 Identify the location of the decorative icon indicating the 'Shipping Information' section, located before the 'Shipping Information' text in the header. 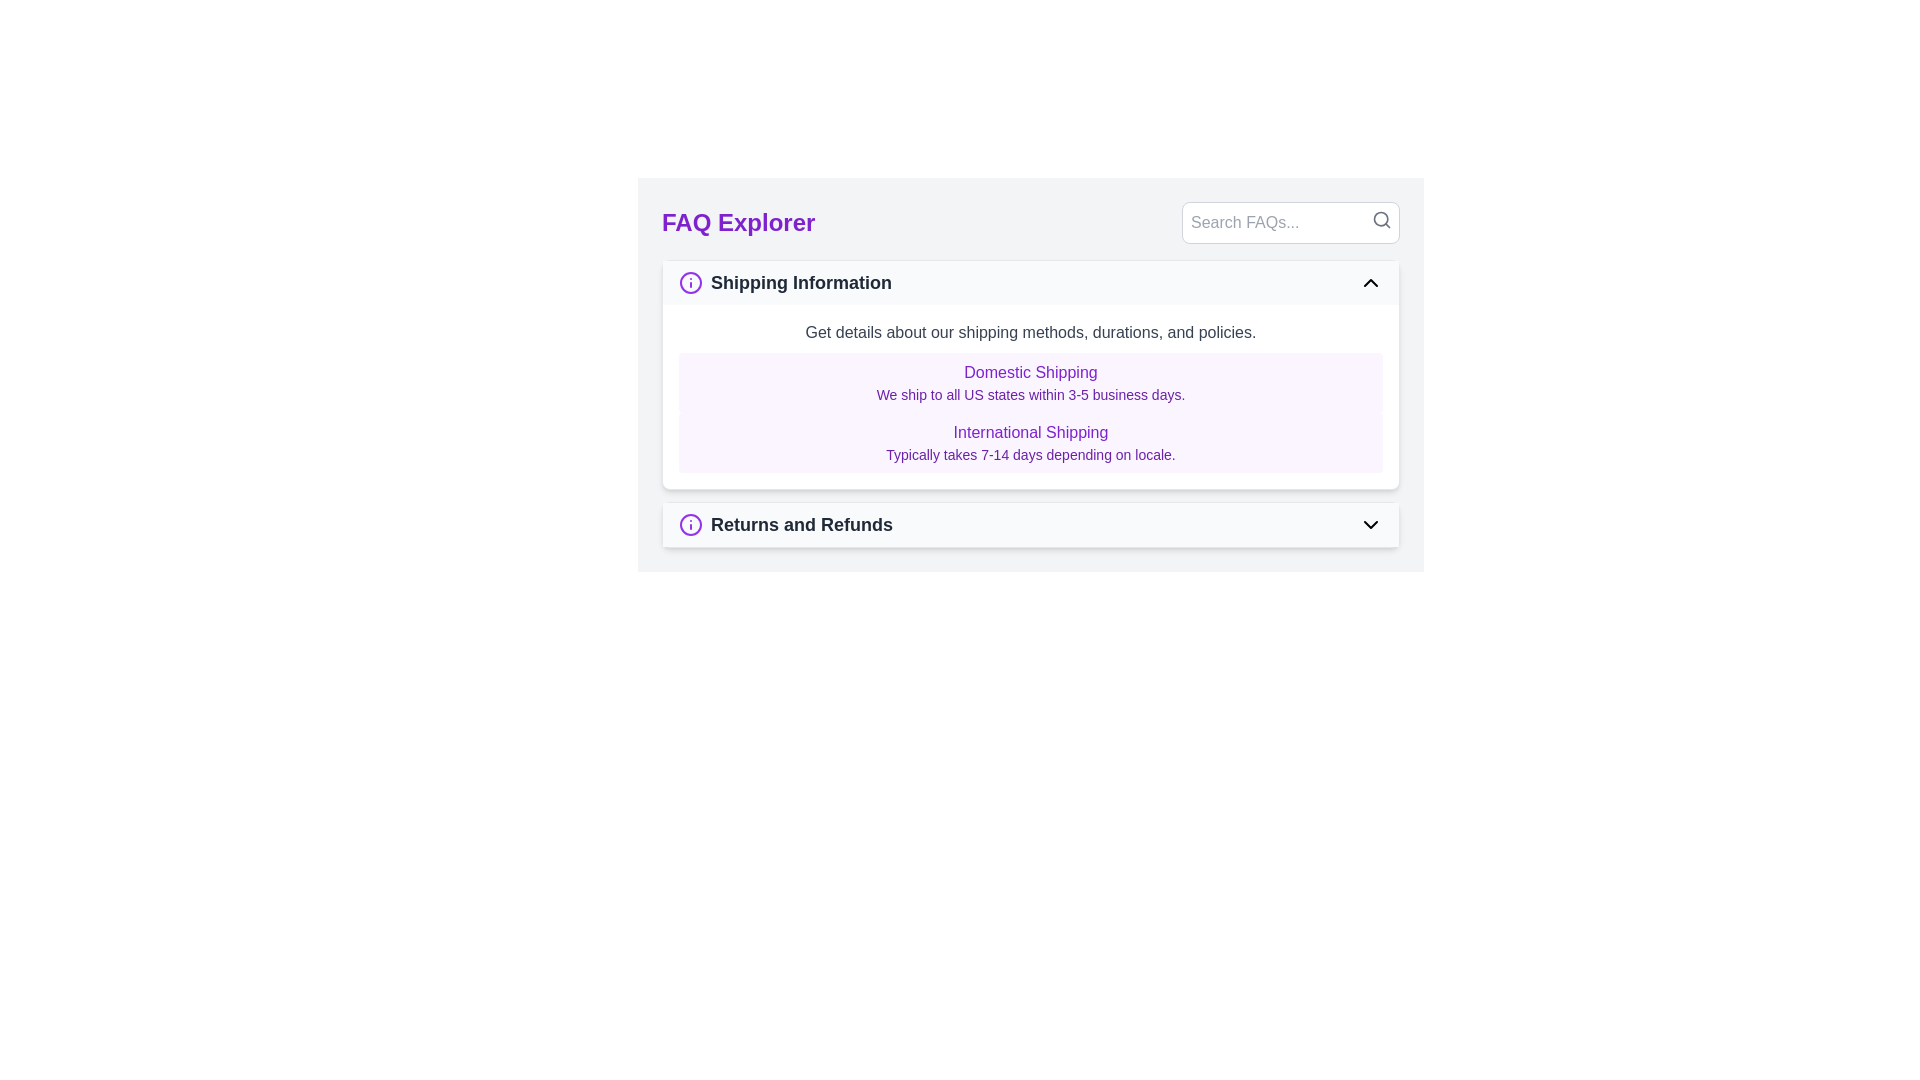
(691, 282).